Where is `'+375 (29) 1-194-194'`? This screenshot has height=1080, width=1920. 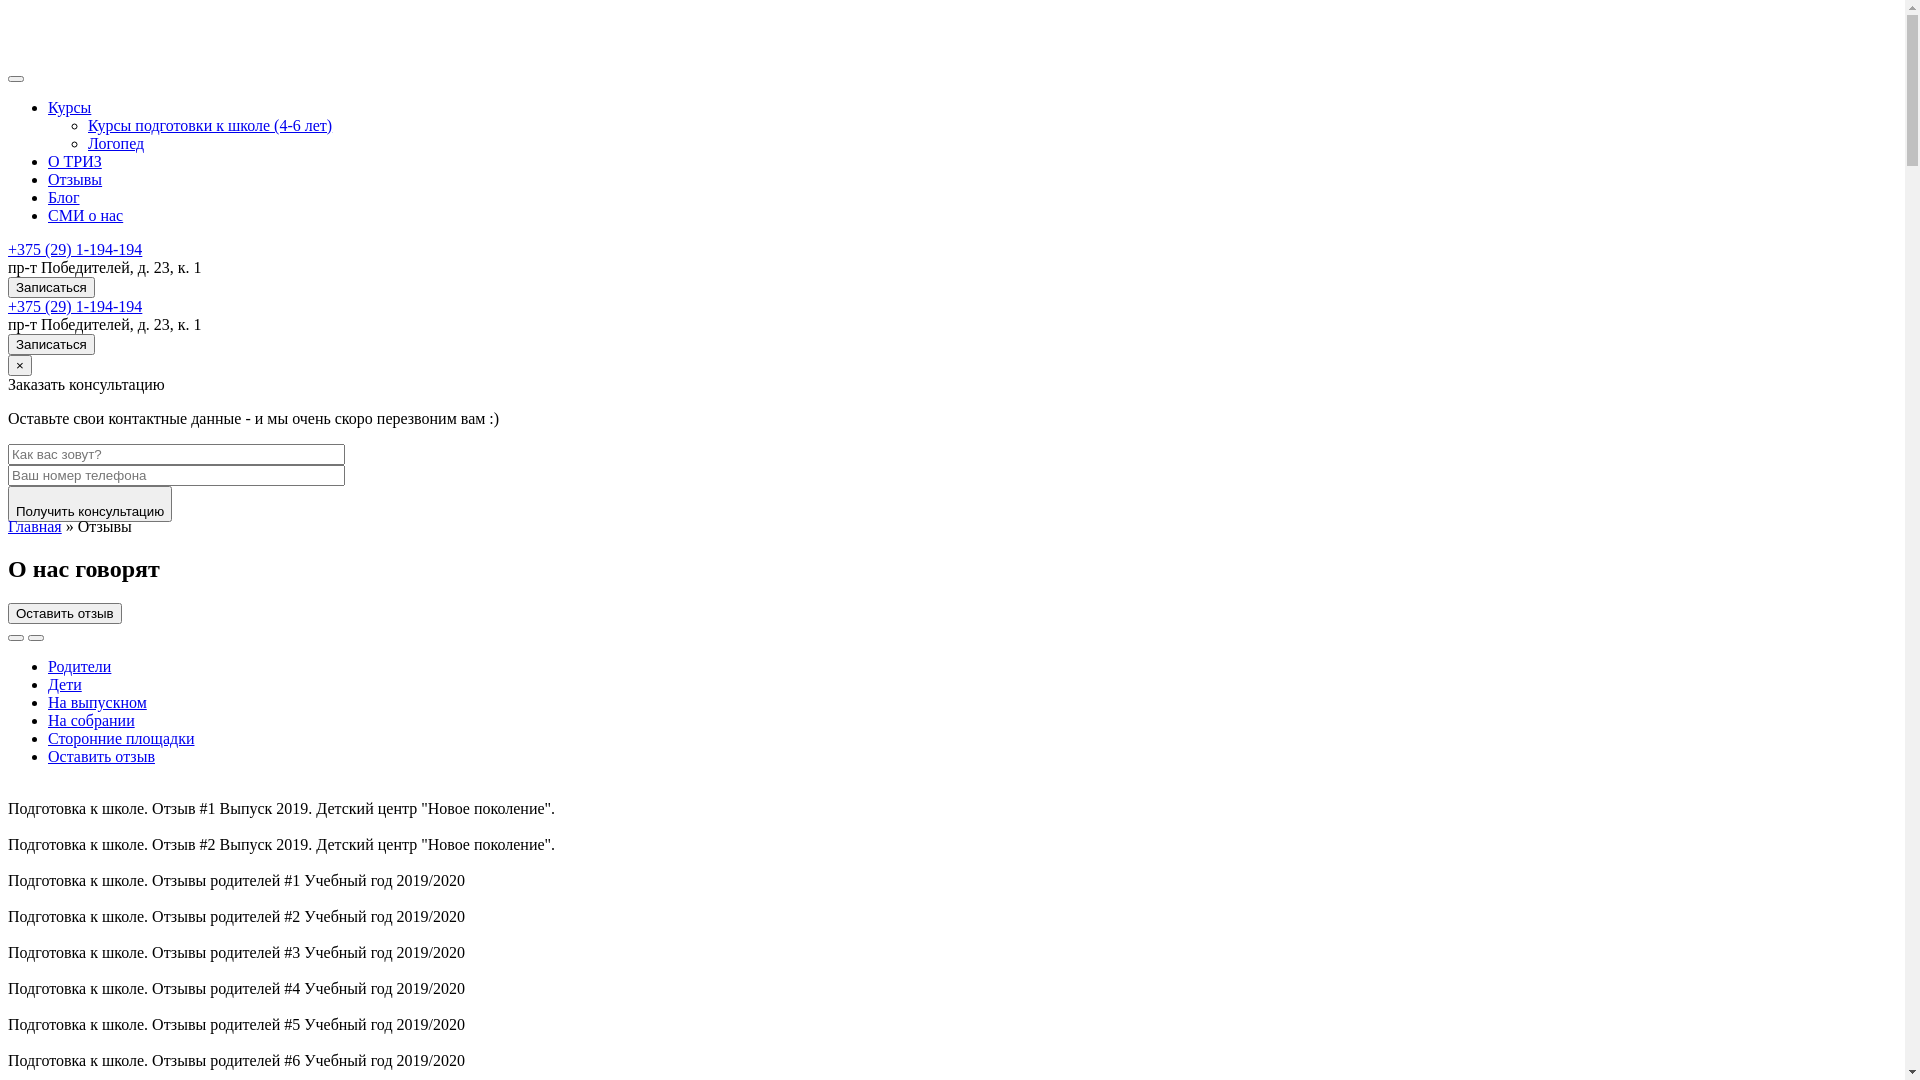
'+375 (29) 1-194-194' is located at coordinates (75, 248).